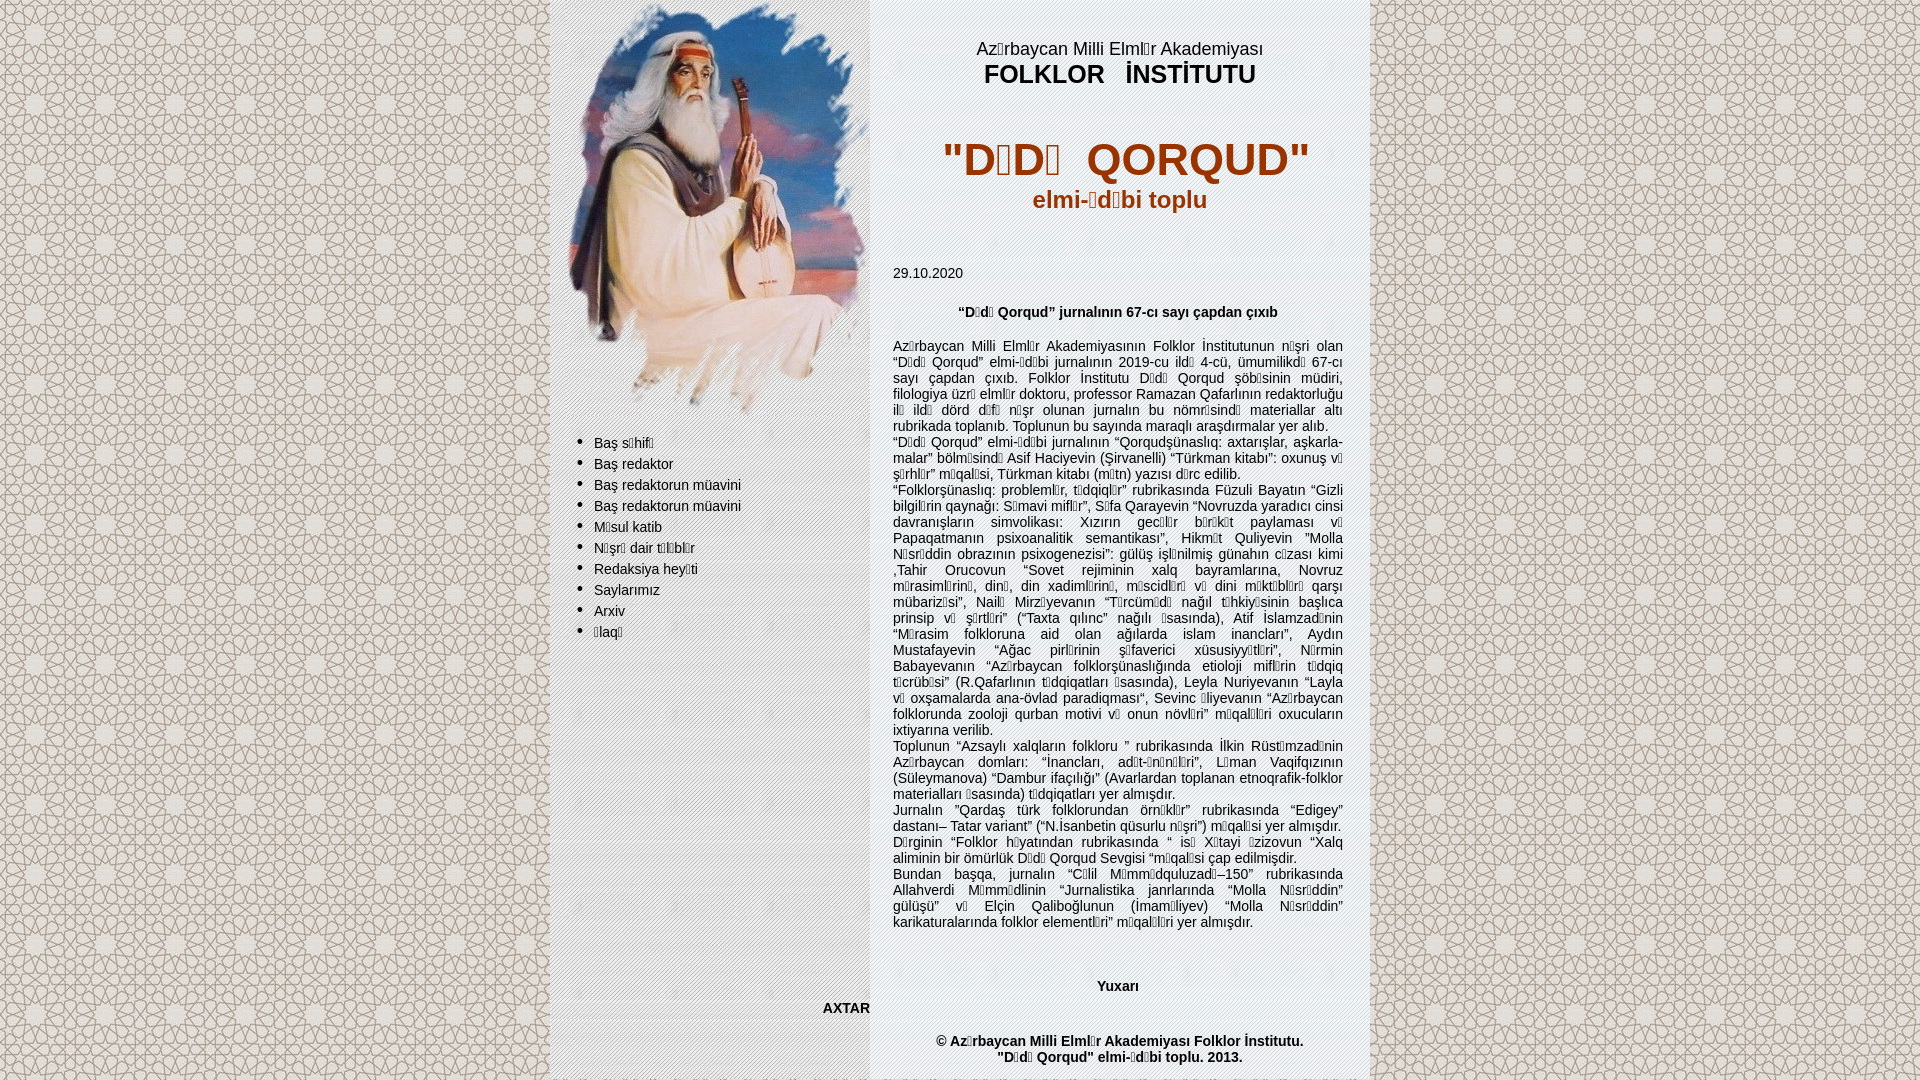 Image resolution: width=1920 pixels, height=1080 pixels. Describe the element at coordinates (608, 608) in the screenshot. I see `'Arxiv'` at that location.